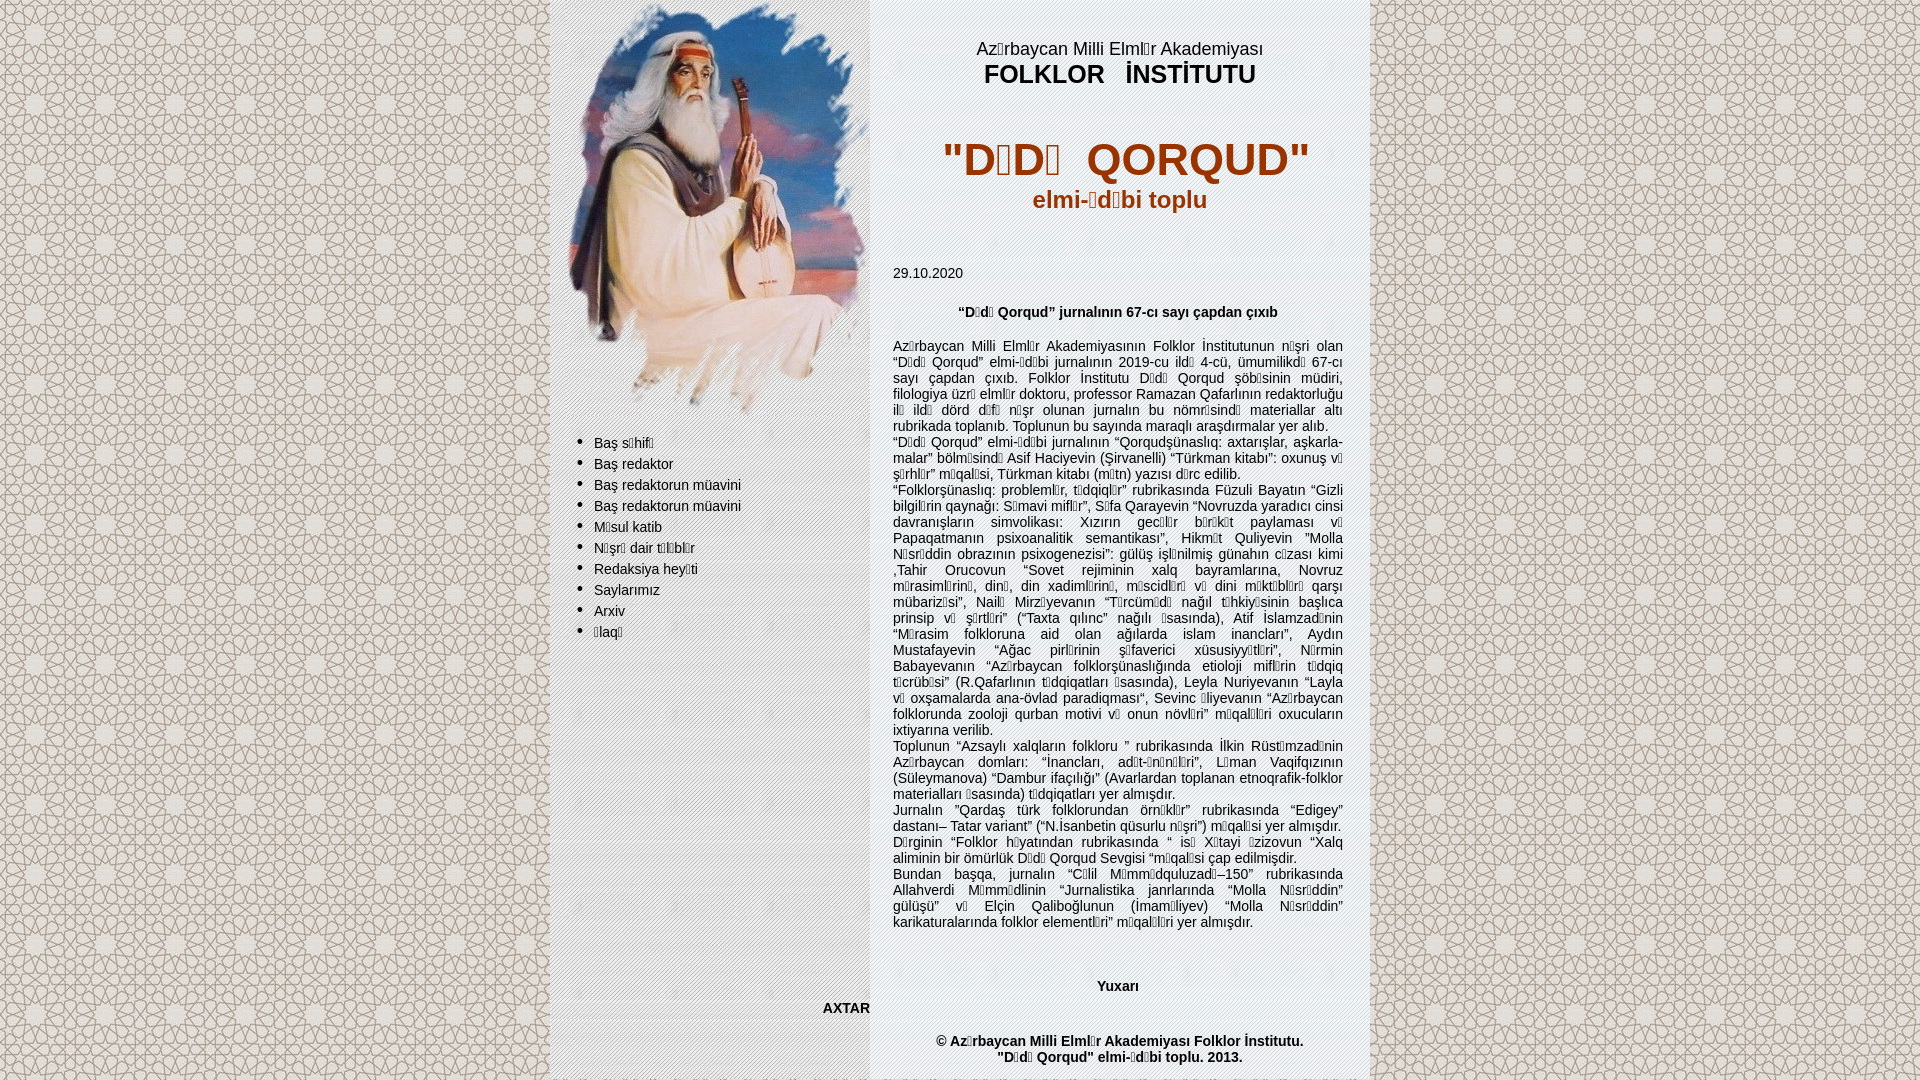 Image resolution: width=1920 pixels, height=1080 pixels. Describe the element at coordinates (608, 608) in the screenshot. I see `'Arxiv'` at that location.